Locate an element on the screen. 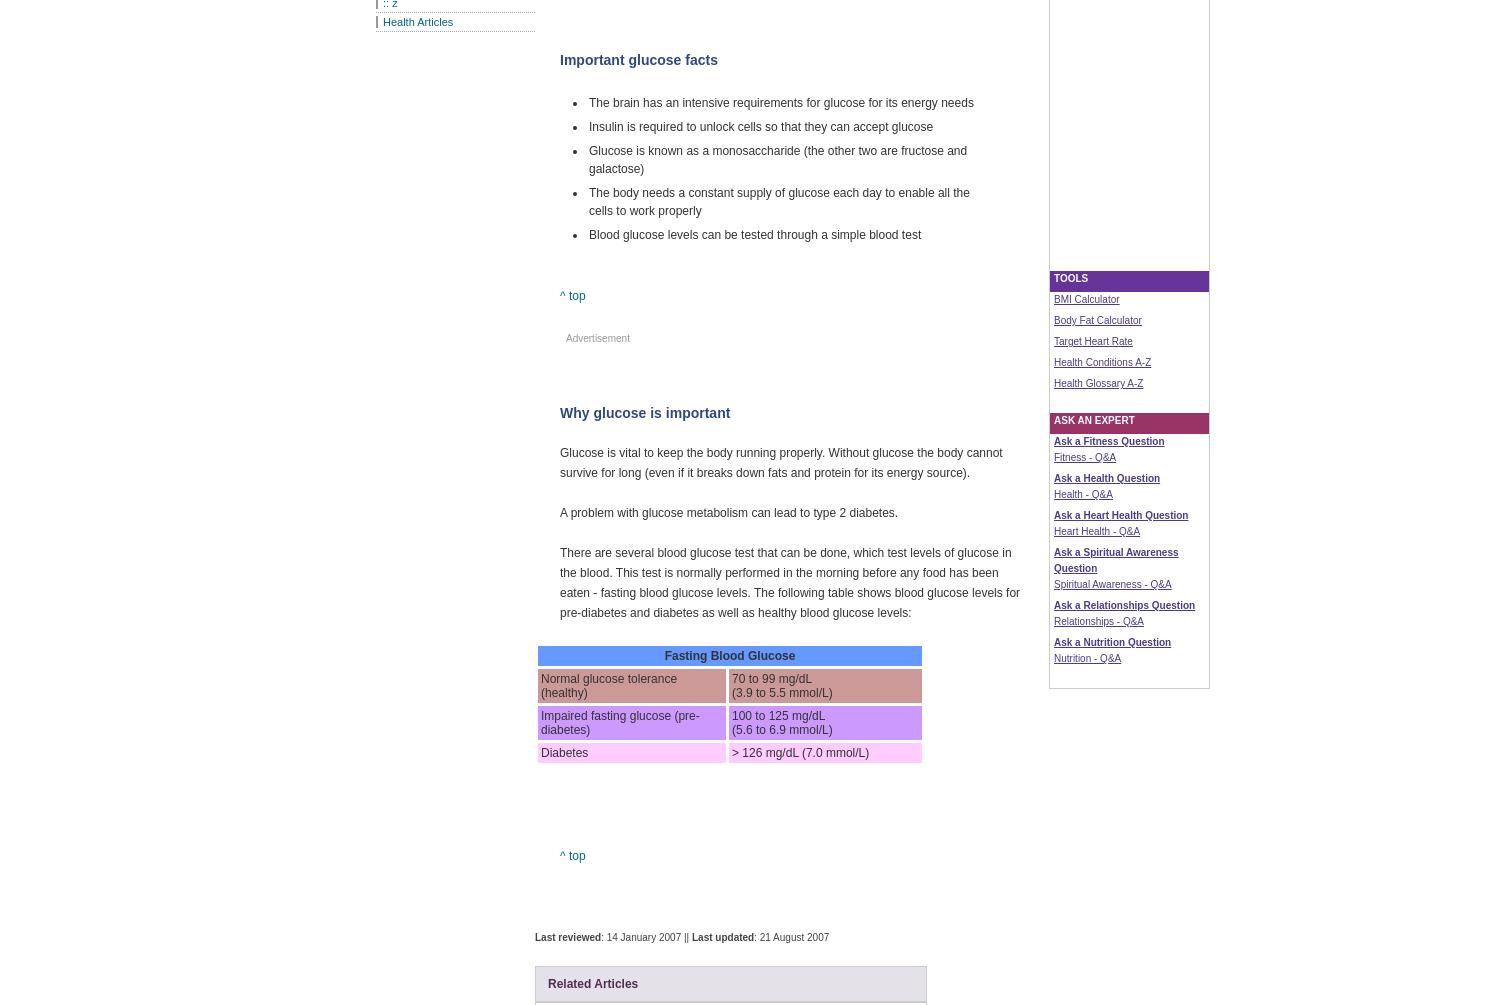 The image size is (1500, 1005). 'Ask a Nutrition Question' is located at coordinates (1111, 641).